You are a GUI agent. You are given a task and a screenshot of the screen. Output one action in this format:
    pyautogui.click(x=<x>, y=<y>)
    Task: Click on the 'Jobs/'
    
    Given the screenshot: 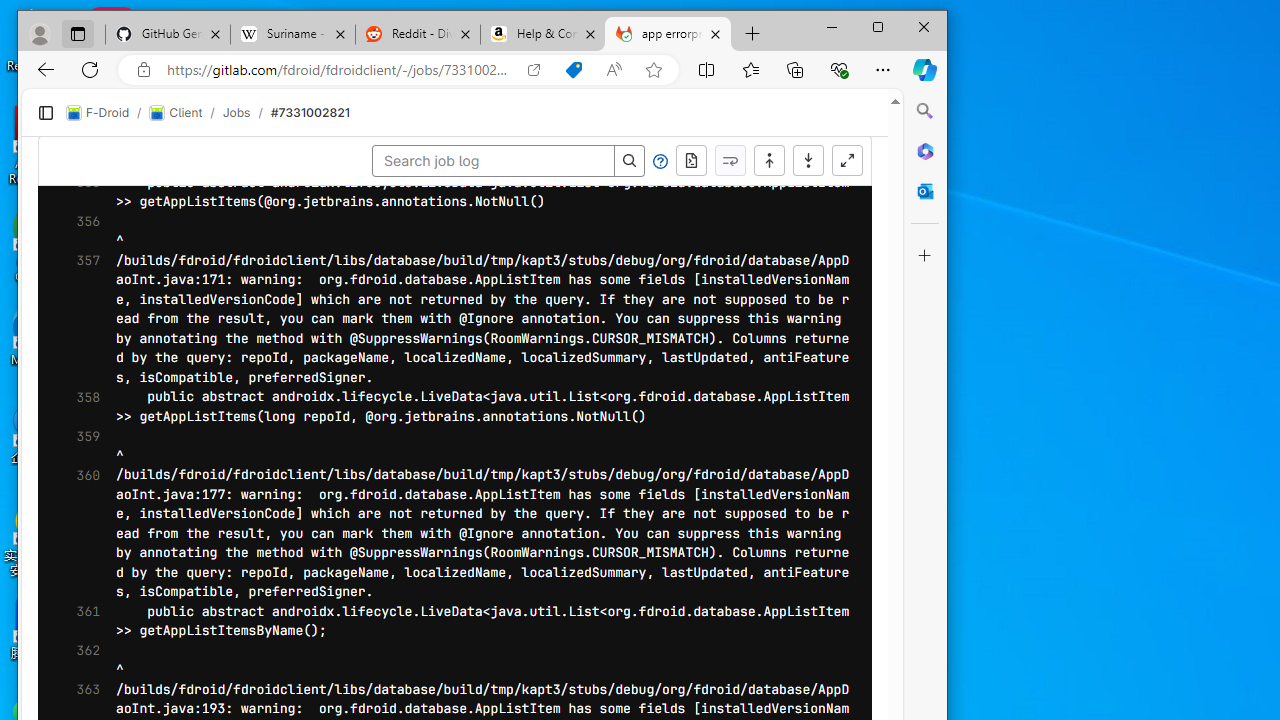 What is the action you would take?
    pyautogui.click(x=245, y=113)
    